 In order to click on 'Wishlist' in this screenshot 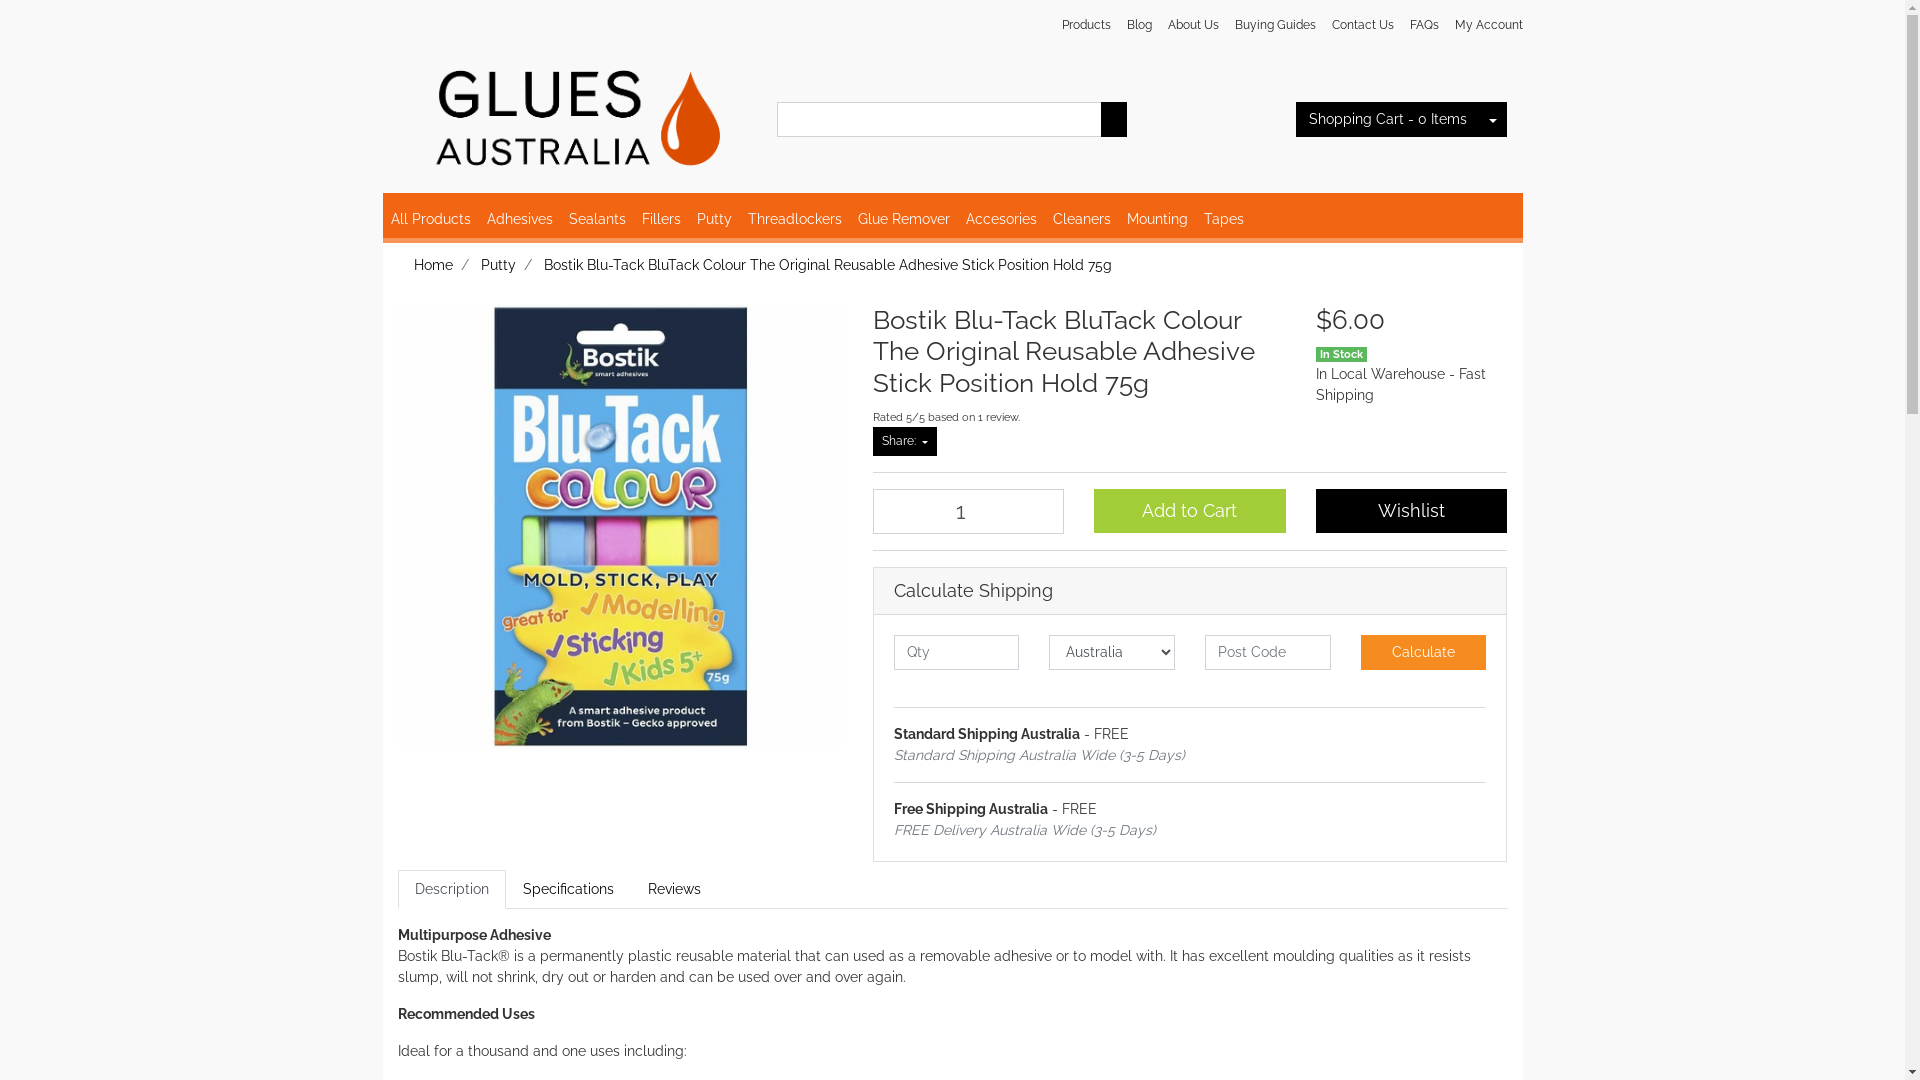, I will do `click(1315, 509)`.